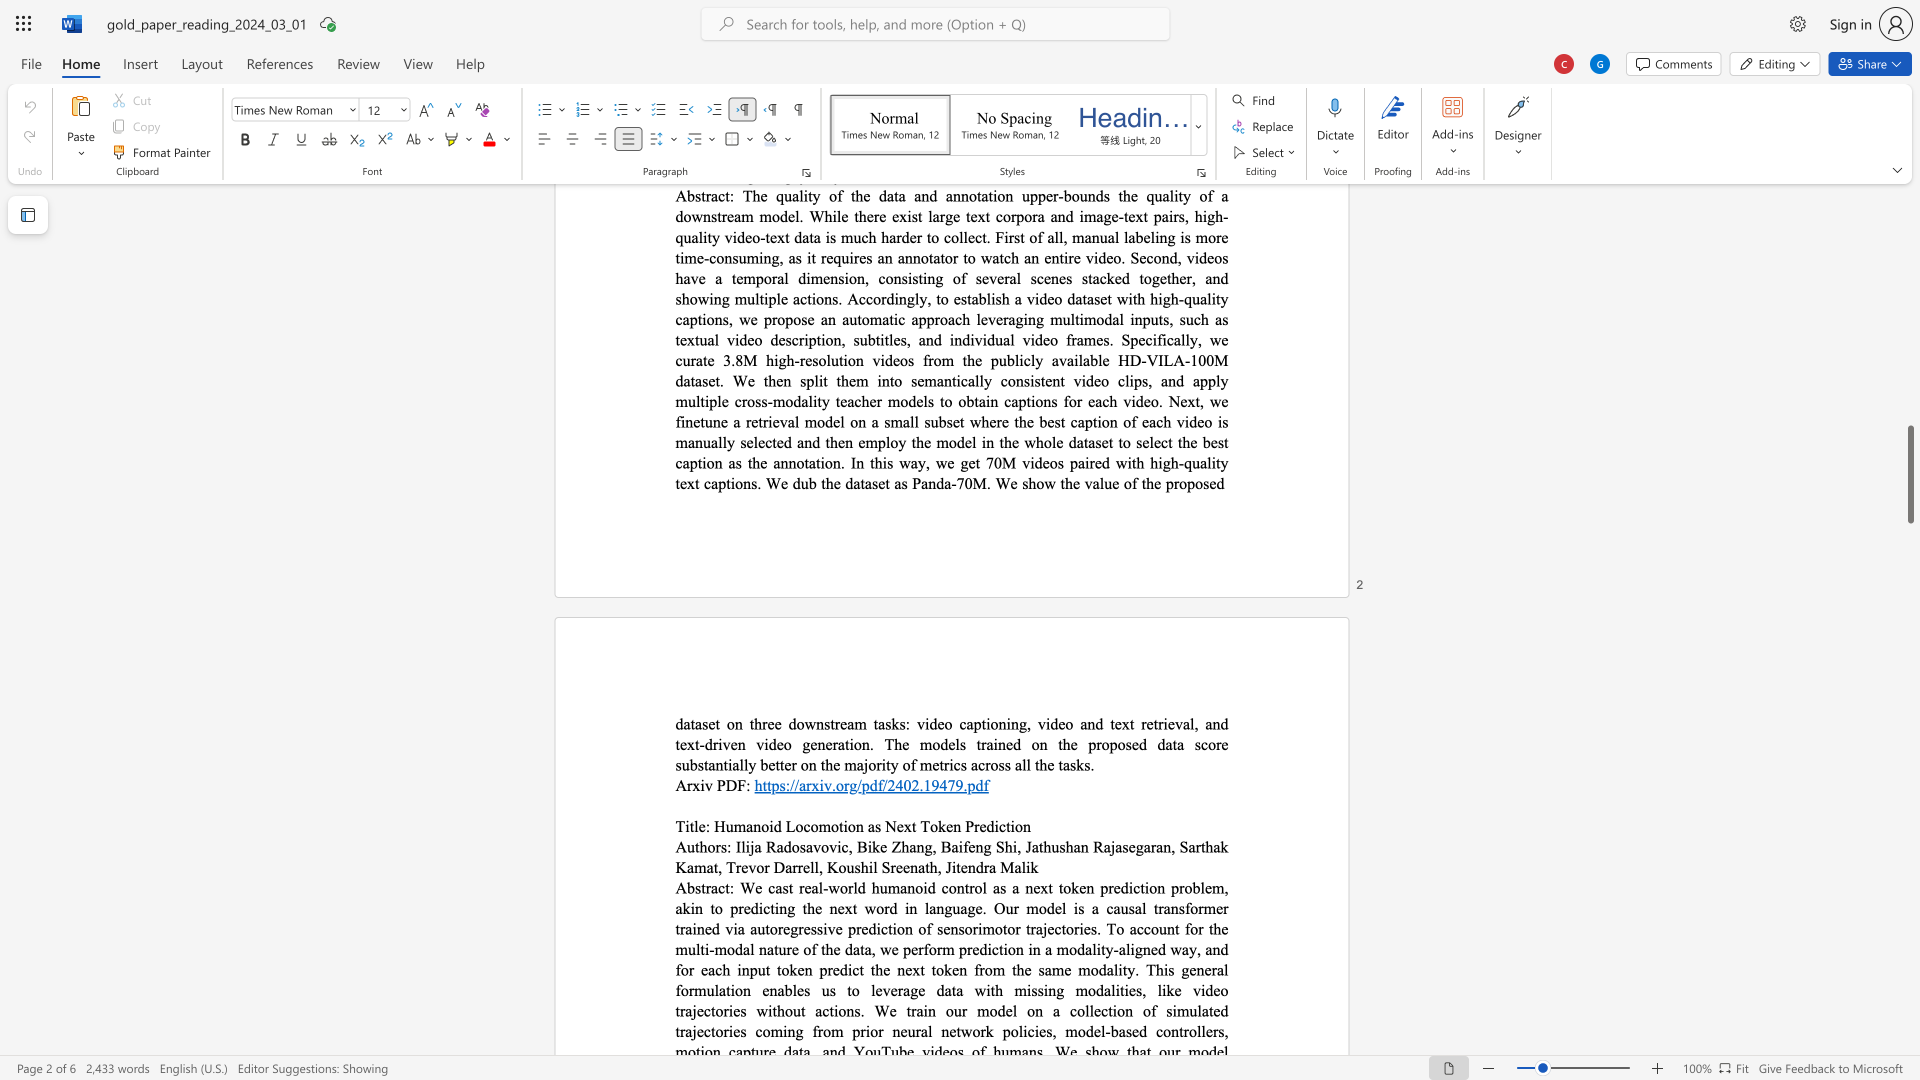  What do you see at coordinates (1909, 358) in the screenshot?
I see `the scrollbar to move the page up` at bounding box center [1909, 358].